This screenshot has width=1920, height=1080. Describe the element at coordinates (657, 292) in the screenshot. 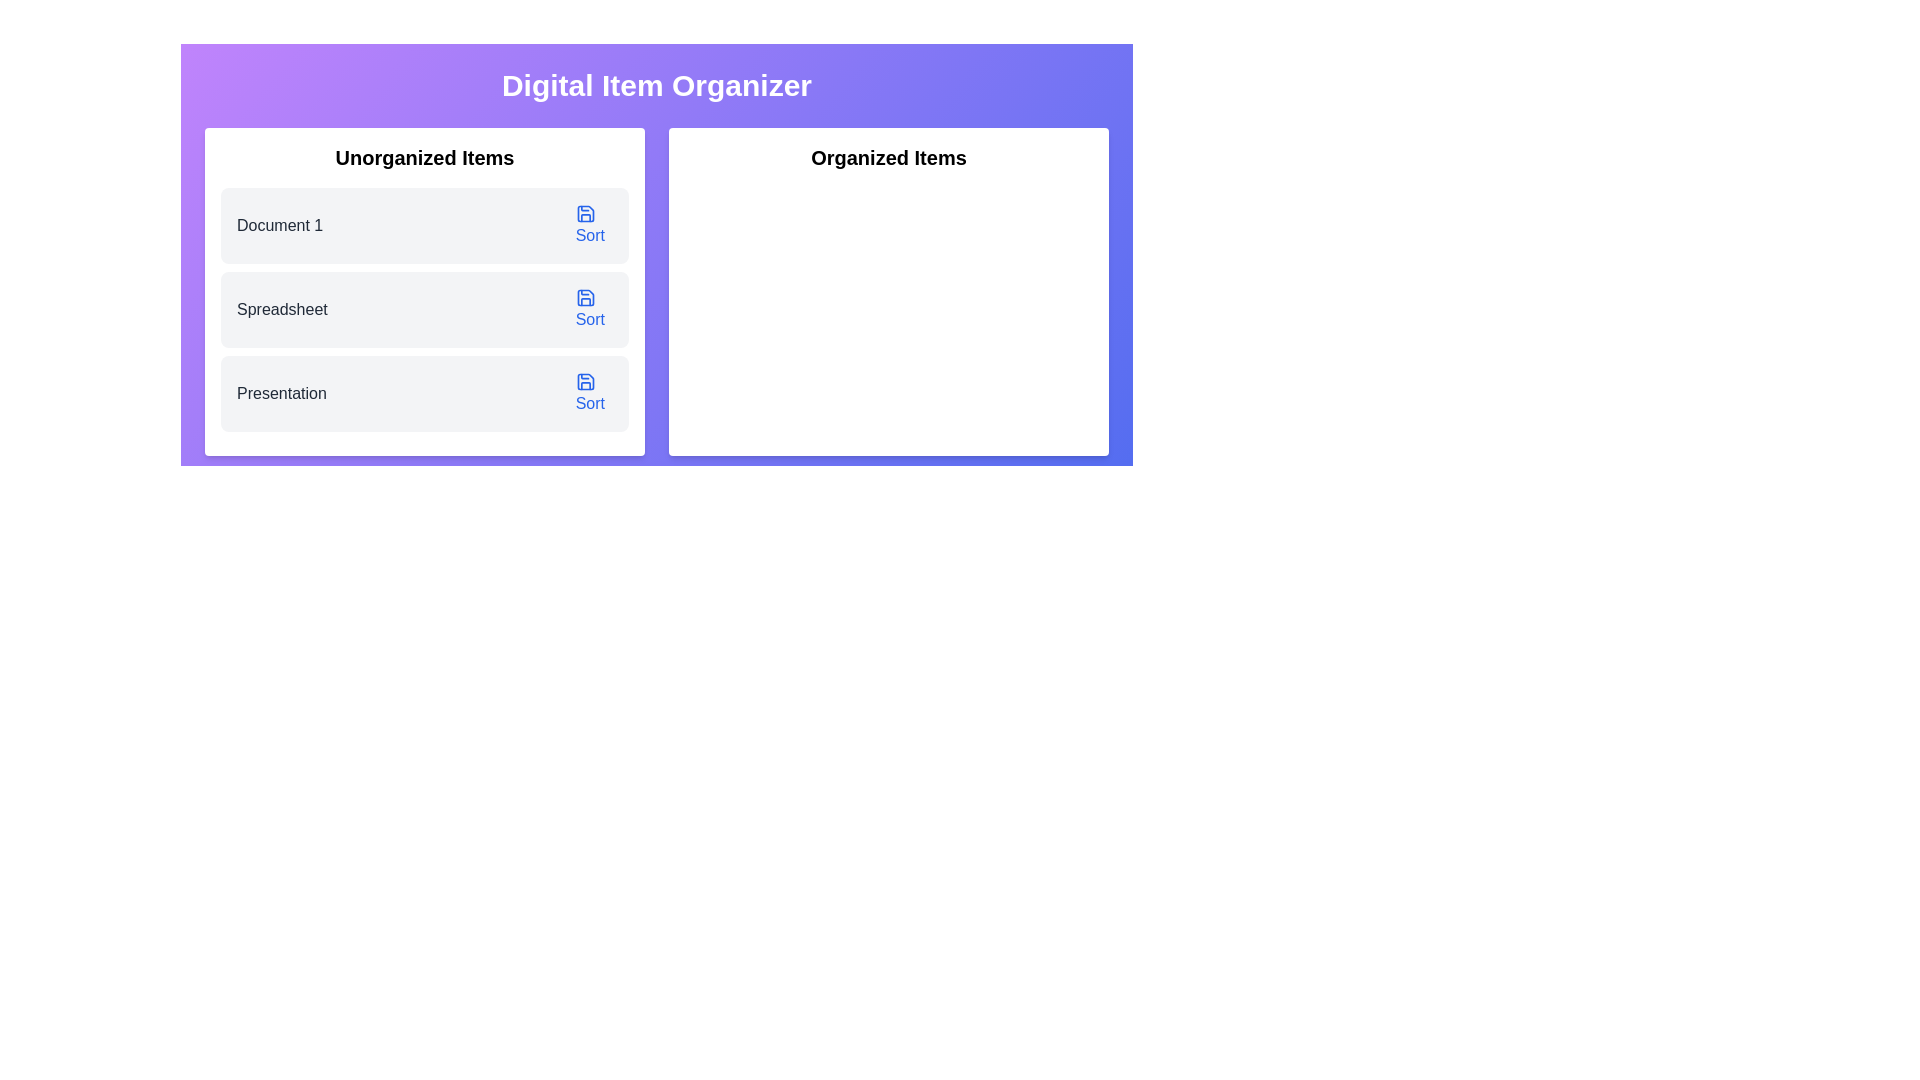

I see `and drop items between the 'Unorganized' and 'Organized' sections of the grid layout` at that location.